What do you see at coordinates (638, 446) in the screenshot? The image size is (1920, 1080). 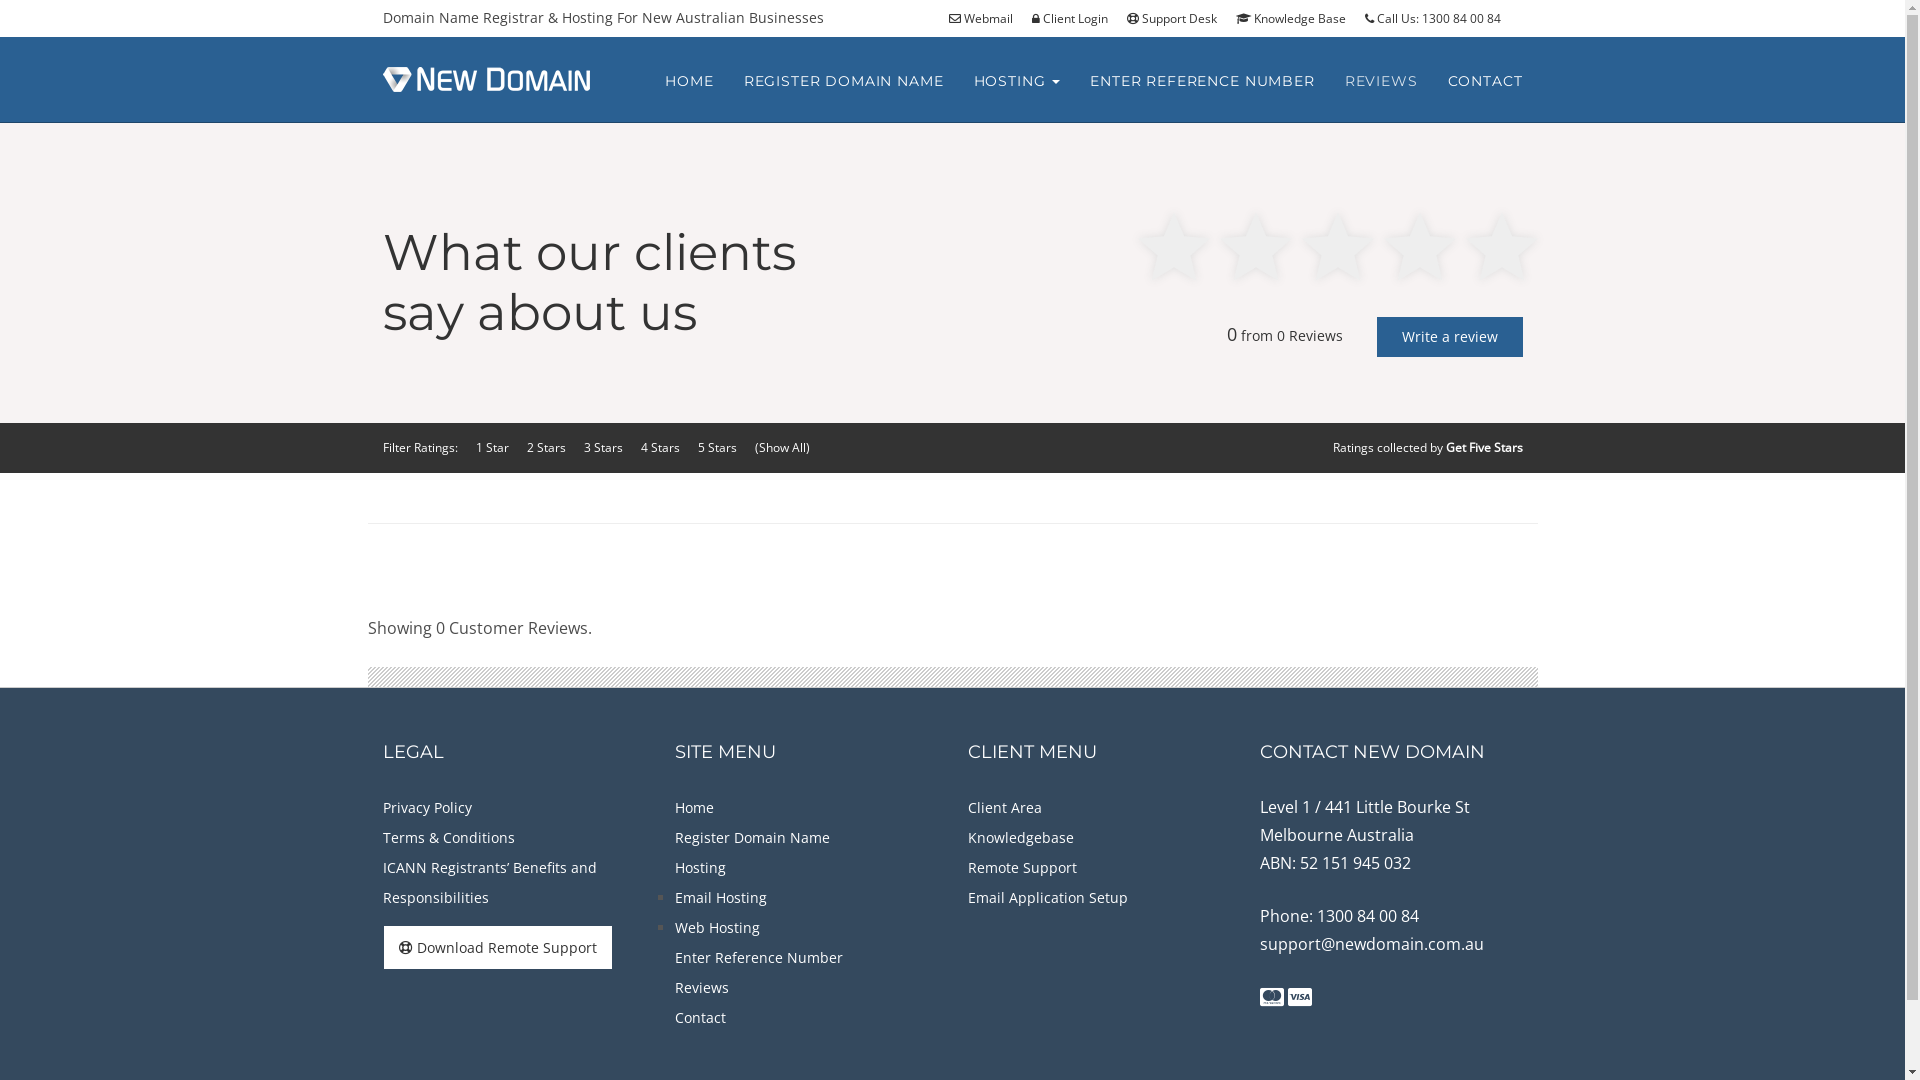 I see `'4 Stars'` at bounding box center [638, 446].